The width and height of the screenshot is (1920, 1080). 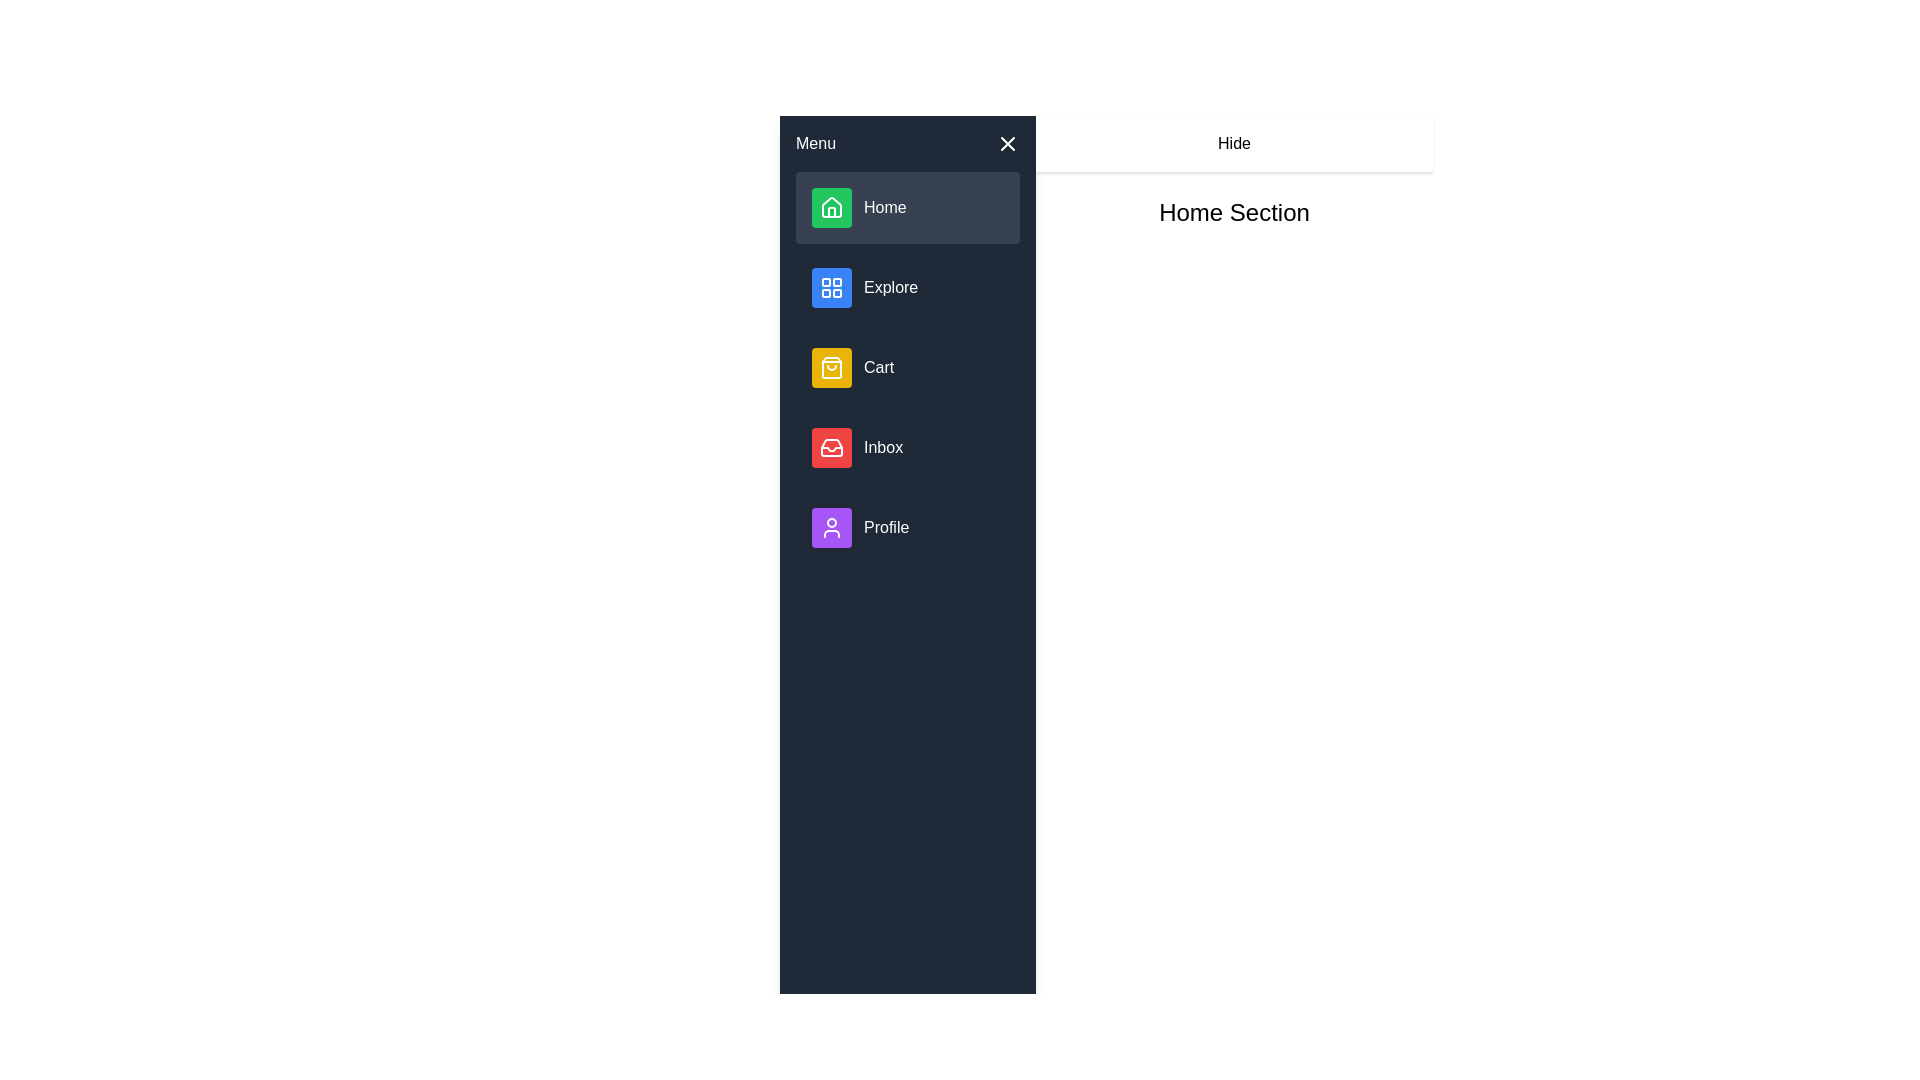 I want to click on the 'Explore' navigation icon located, so click(x=831, y=288).